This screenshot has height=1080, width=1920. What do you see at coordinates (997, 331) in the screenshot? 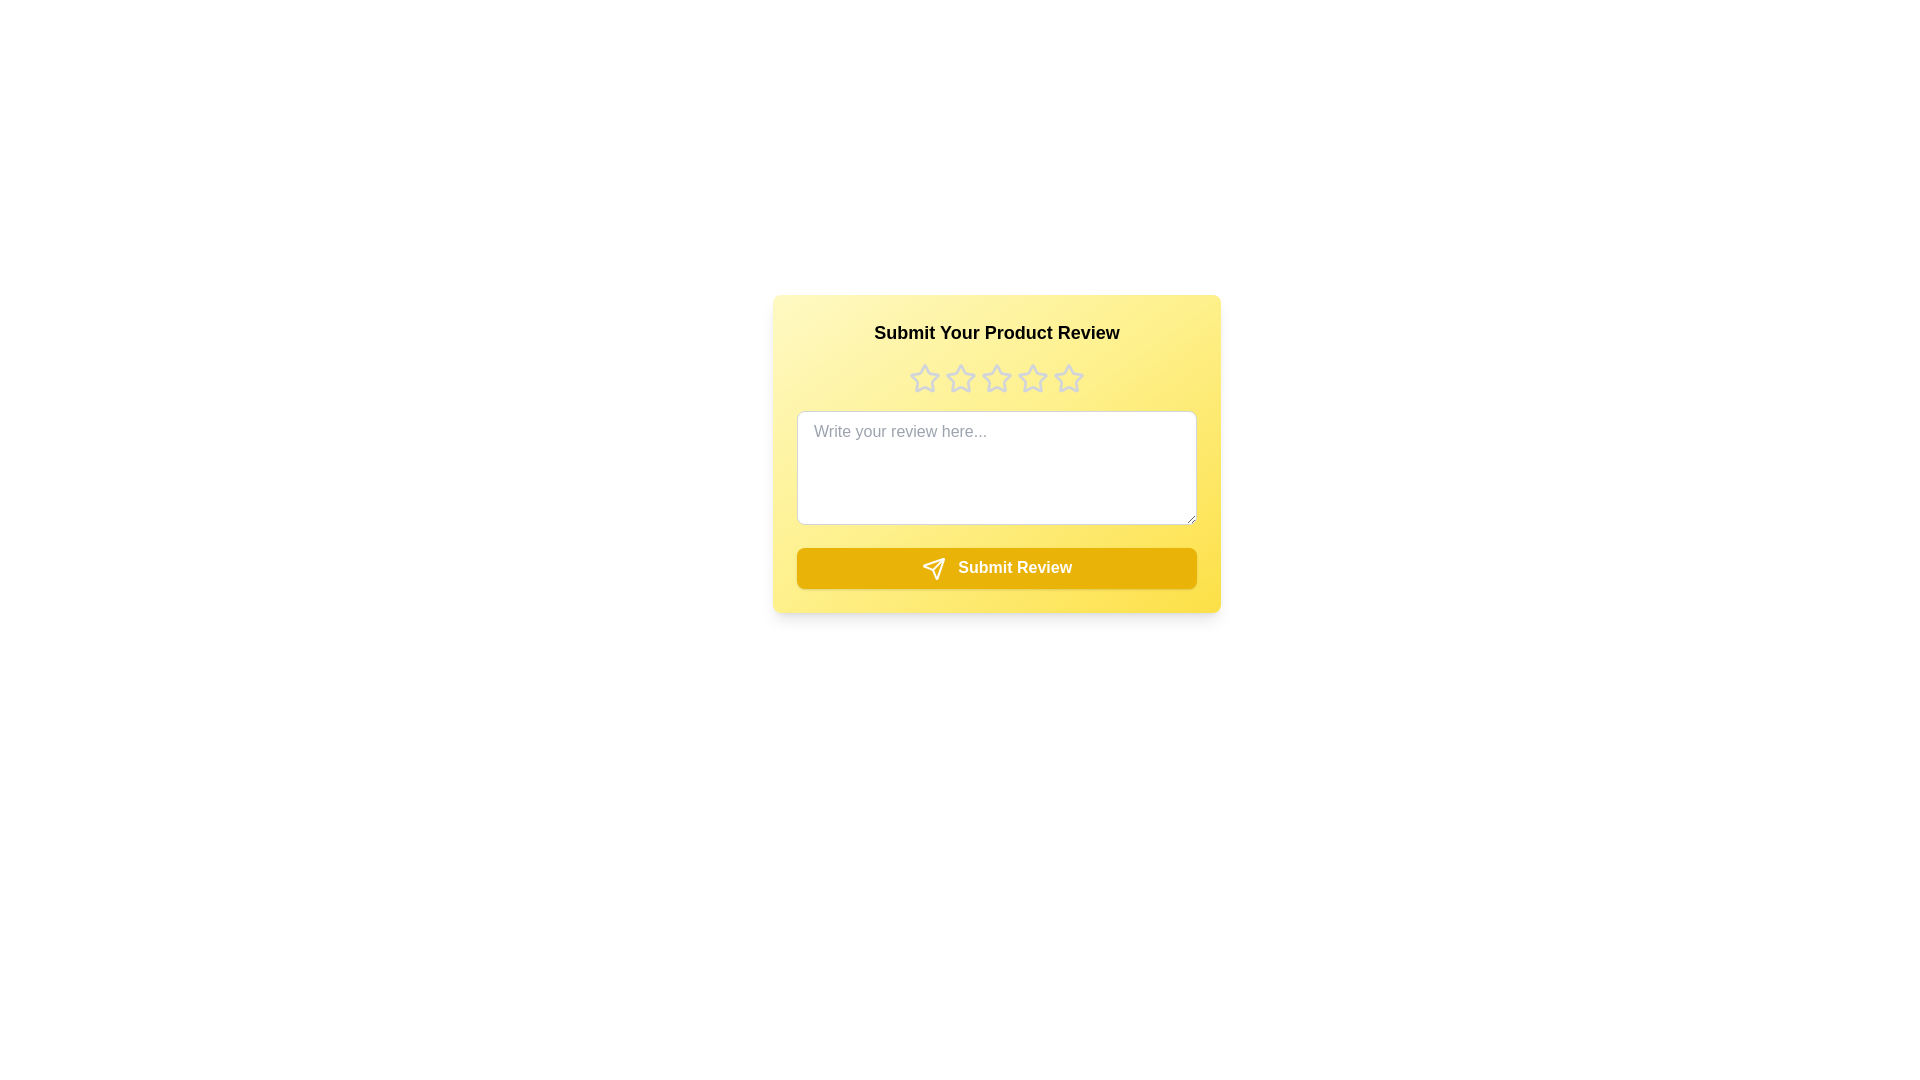
I see `the text label that says 'Submit Your Product Review', which is displayed in bold and centered styling within a gradient yellow background box at the top of the card-like section` at bounding box center [997, 331].